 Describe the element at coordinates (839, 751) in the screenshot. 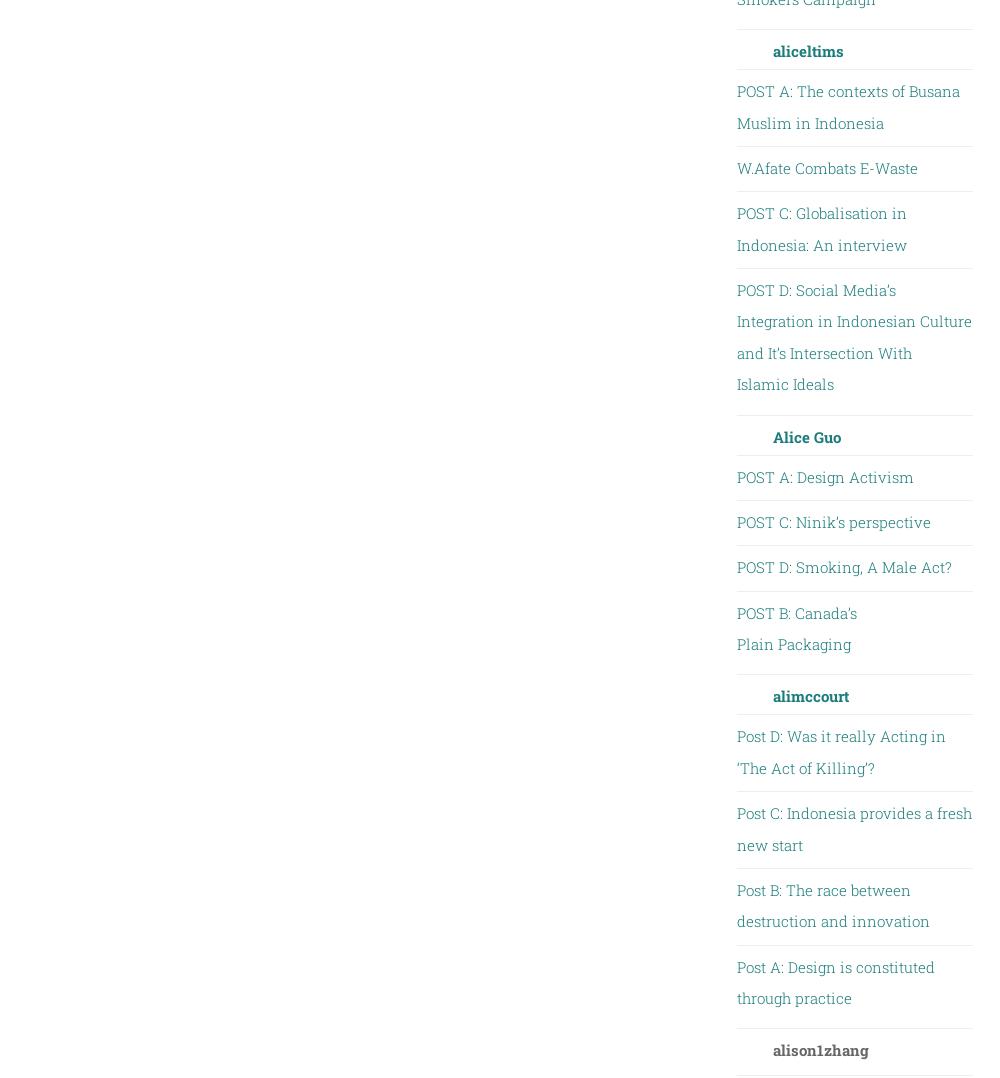

I see `'Post D: Was it really Acting in ‘The Act of Killing’?'` at that location.